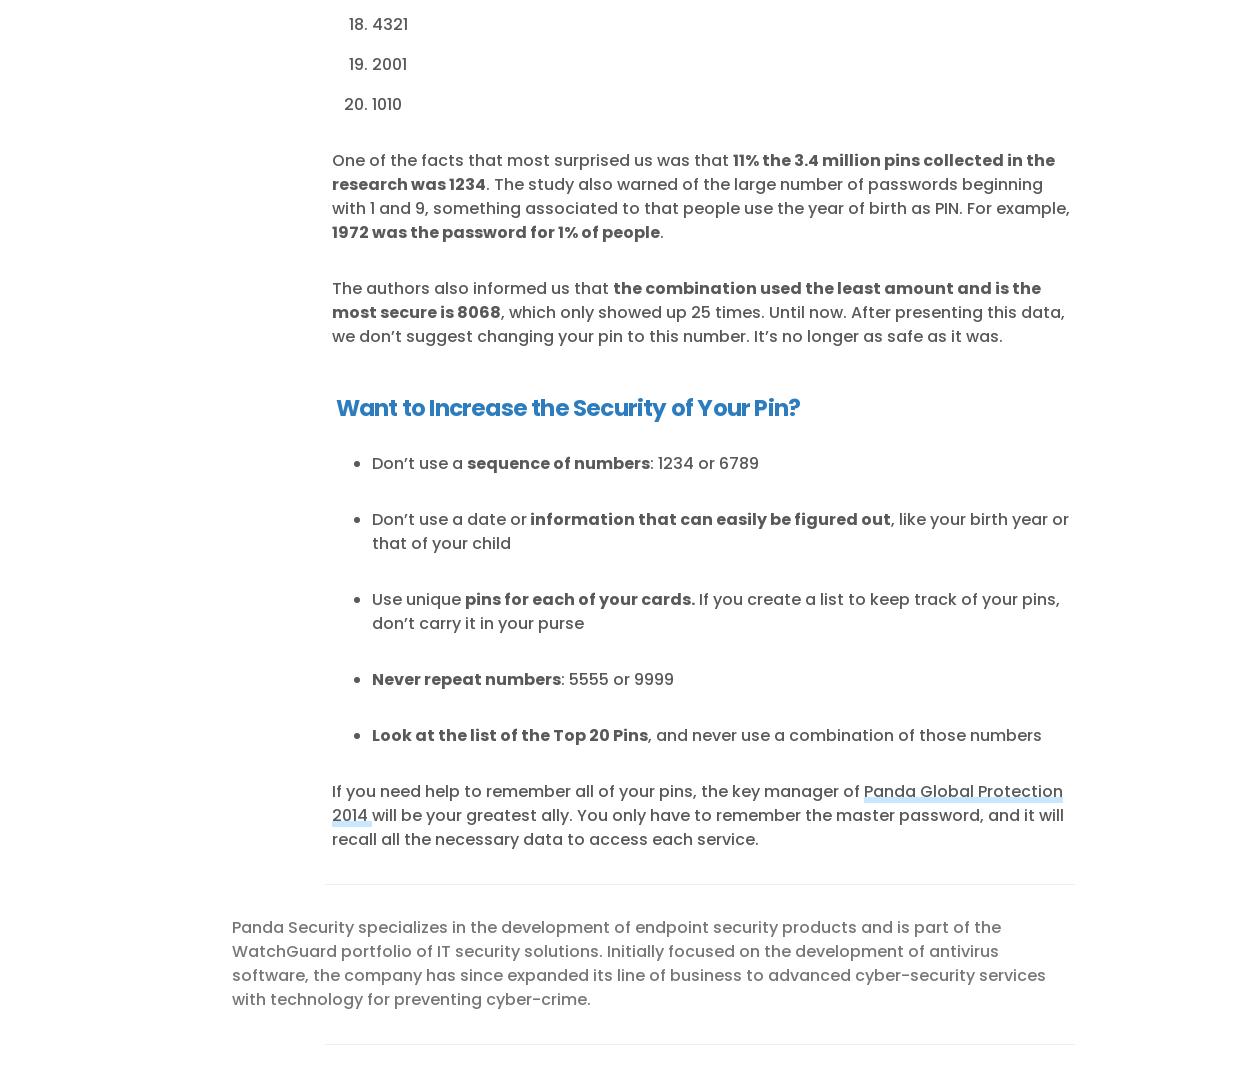 The height and width of the screenshot is (1077, 1250). What do you see at coordinates (843, 734) in the screenshot?
I see `', and never use a combination of those numbers'` at bounding box center [843, 734].